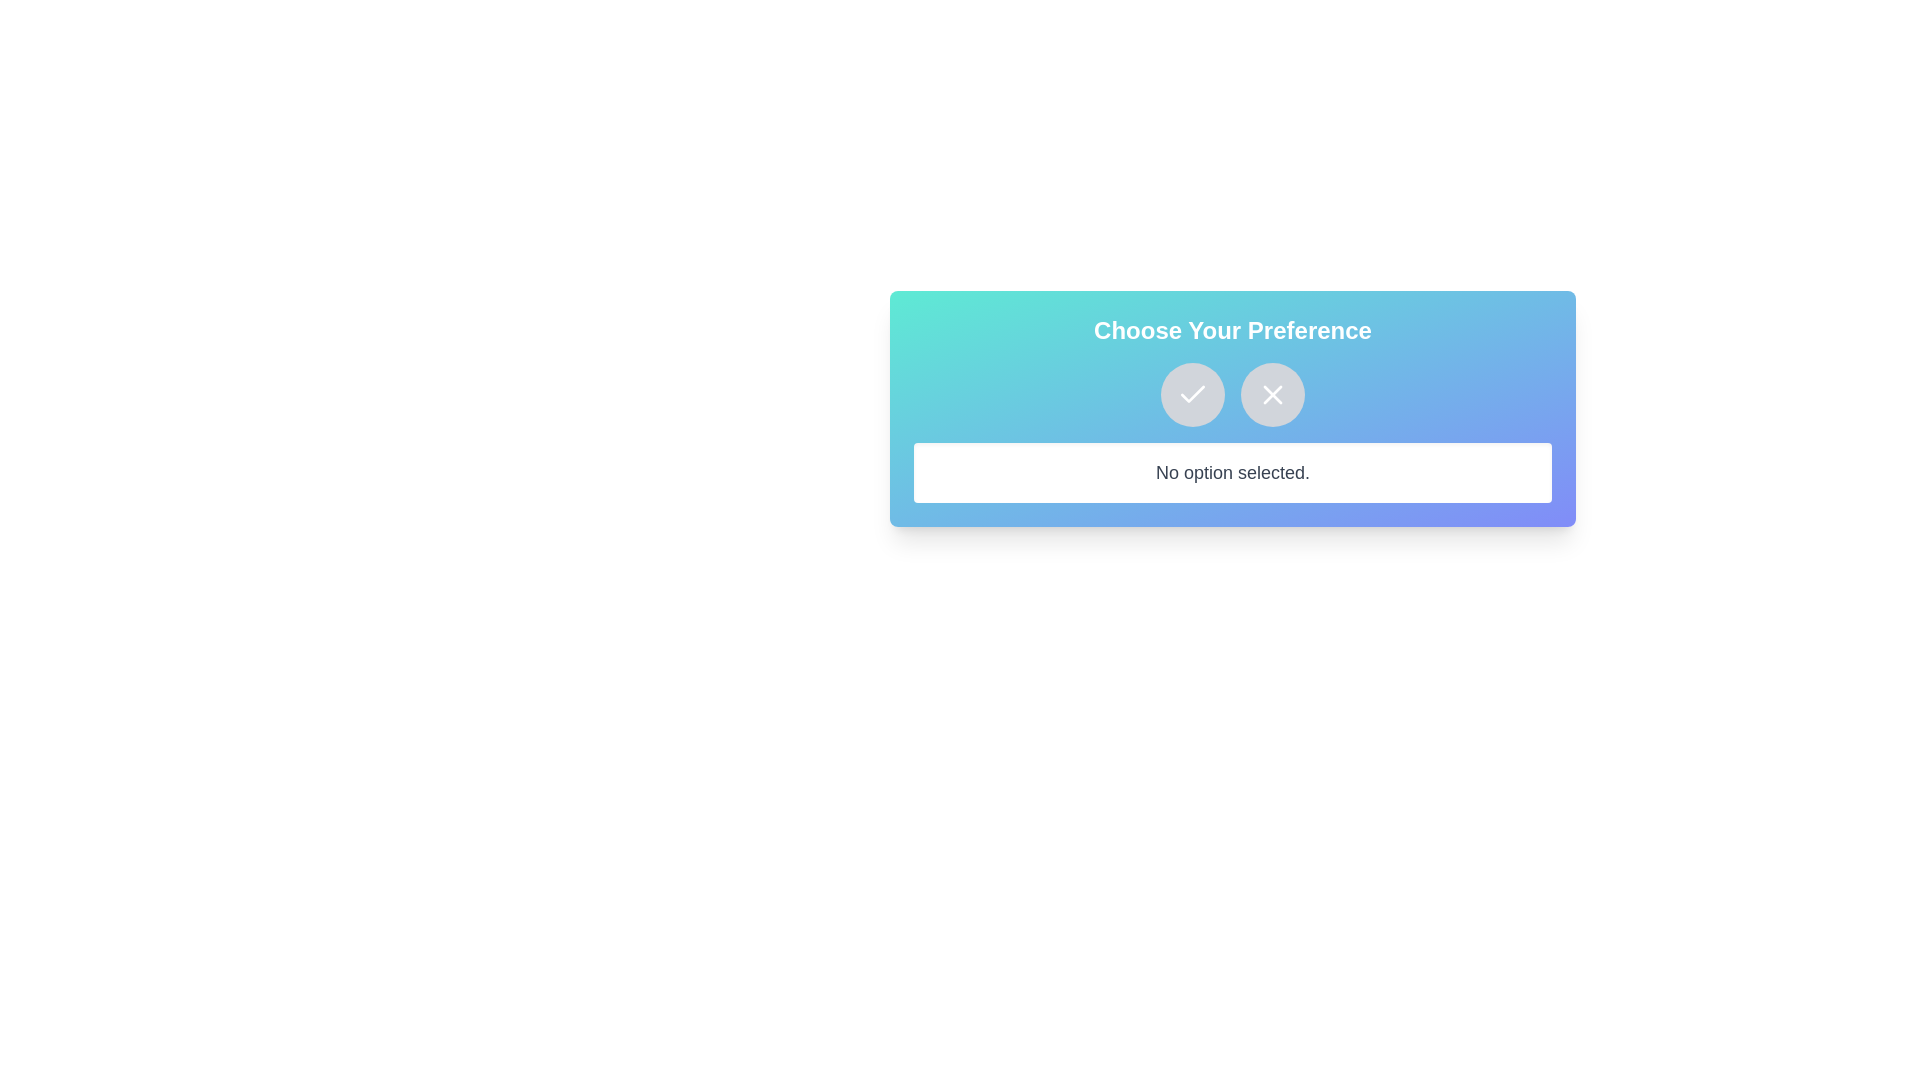 This screenshot has height=1080, width=1920. What do you see at coordinates (1271, 394) in the screenshot?
I see `the cross button to reject the choice` at bounding box center [1271, 394].